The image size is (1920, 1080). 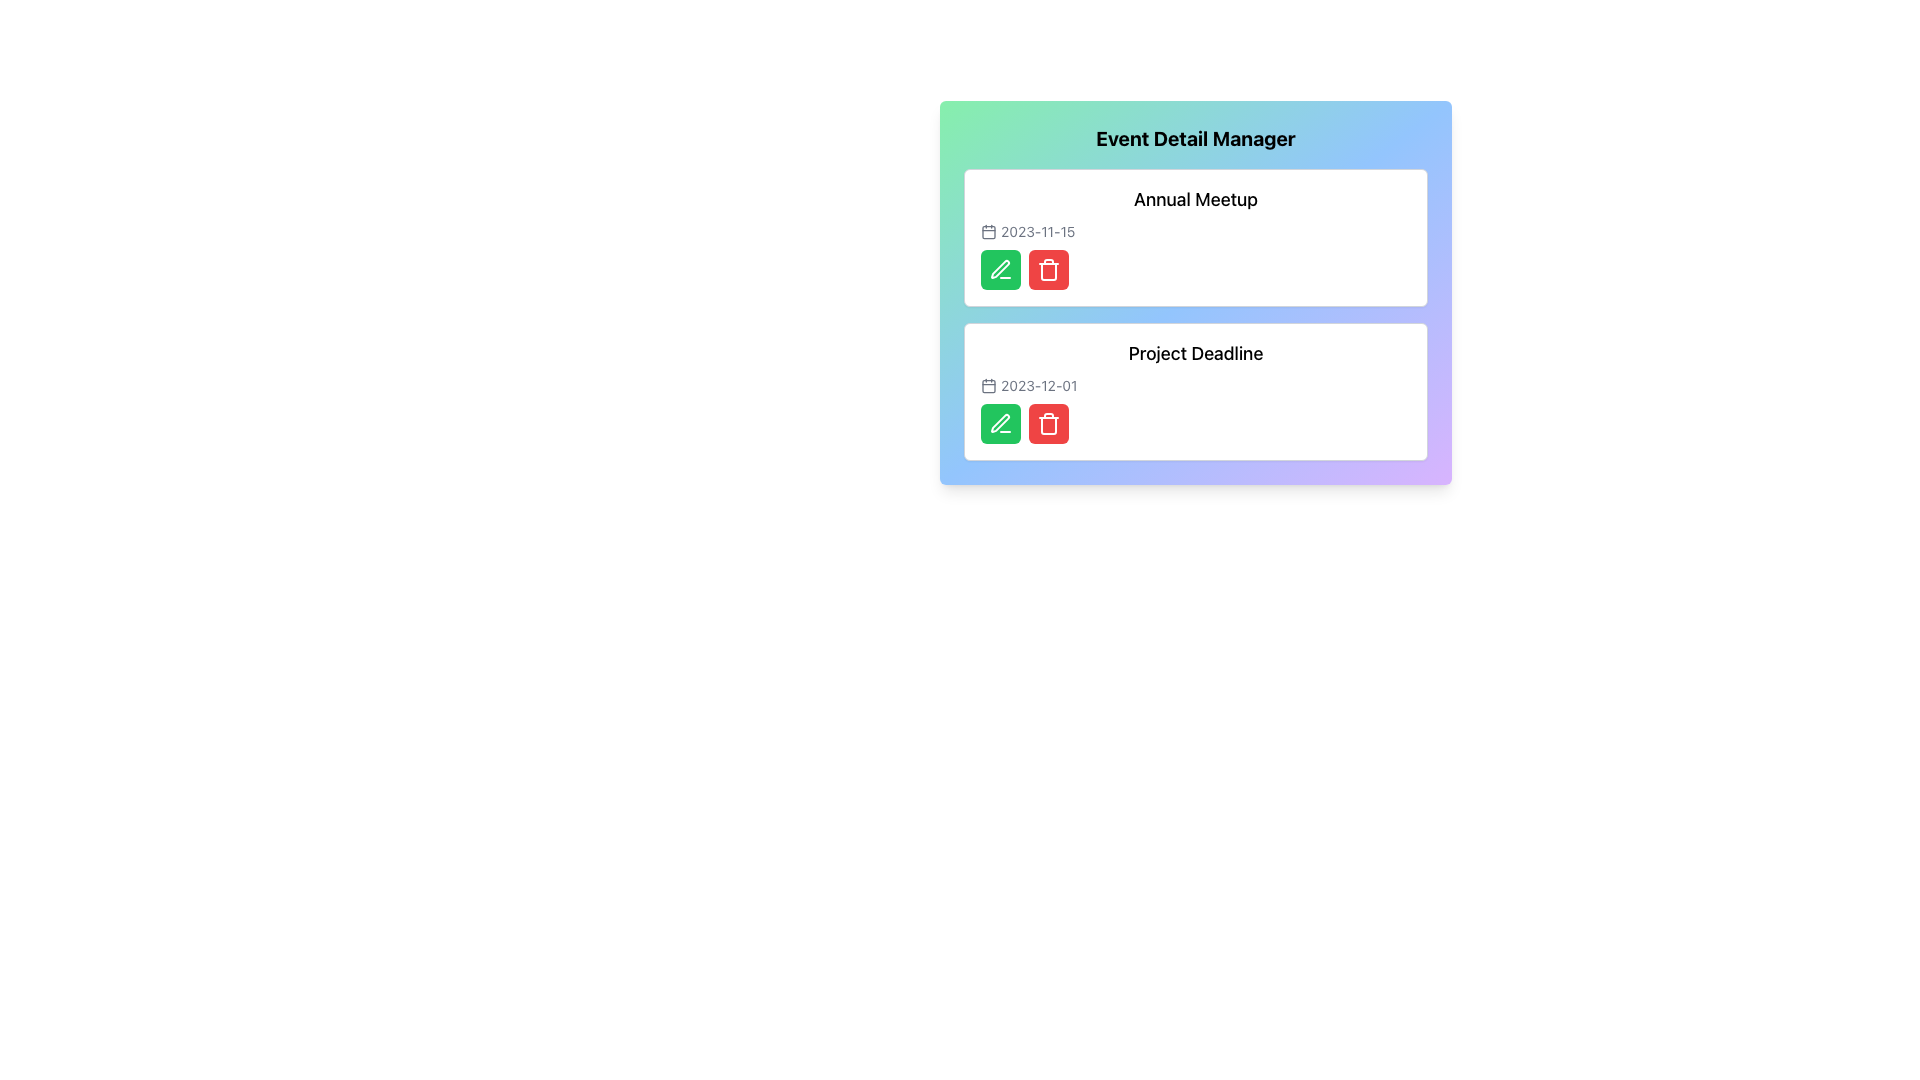 What do you see at coordinates (1001, 270) in the screenshot?
I see `the pen icon, which is styled as a white vector graphic on a green circular background, located within a green button under the 'Annual Meetup' event detail panel` at bounding box center [1001, 270].